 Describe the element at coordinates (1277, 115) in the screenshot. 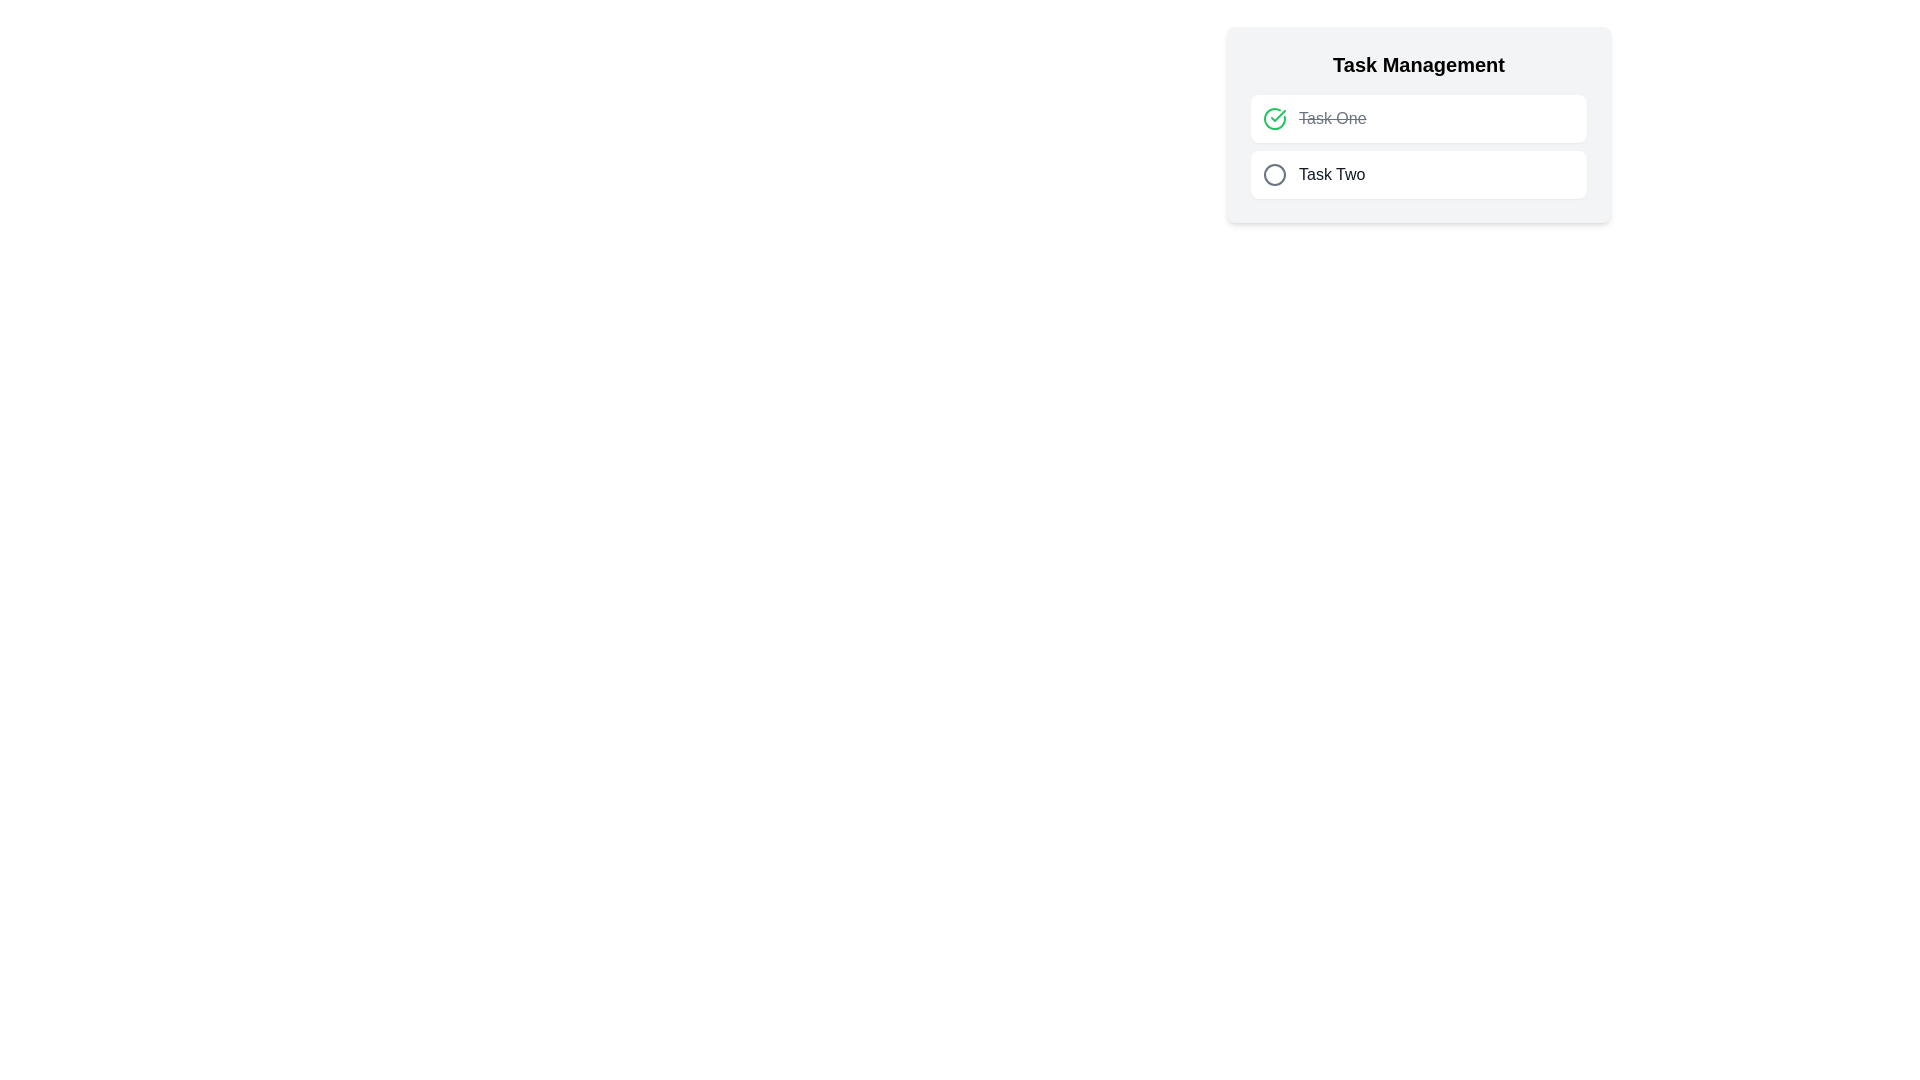

I see `green checkmark icon element within the 'Task Management' section, which represents the successful status of 'Task One'` at that location.